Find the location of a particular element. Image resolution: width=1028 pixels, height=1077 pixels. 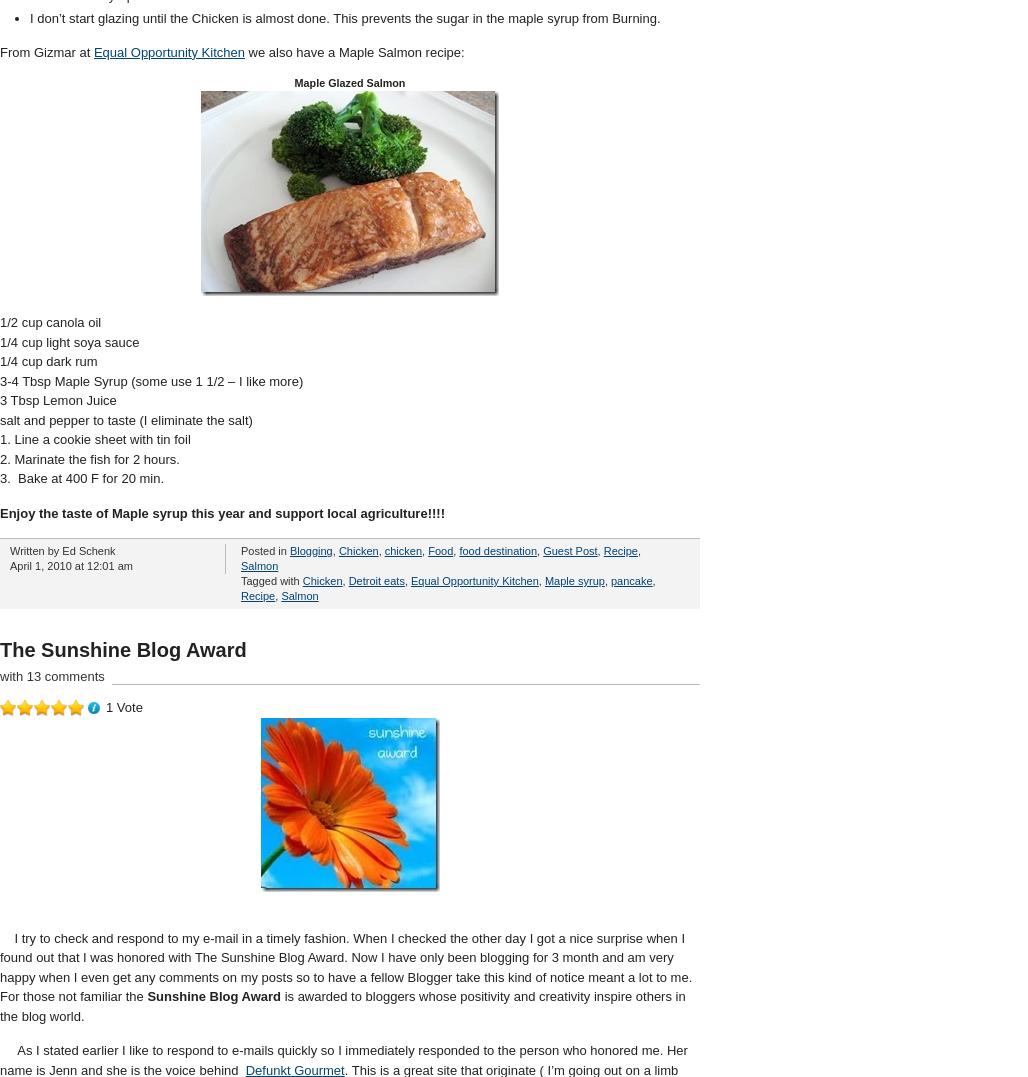

'Food' is located at coordinates (427, 550).